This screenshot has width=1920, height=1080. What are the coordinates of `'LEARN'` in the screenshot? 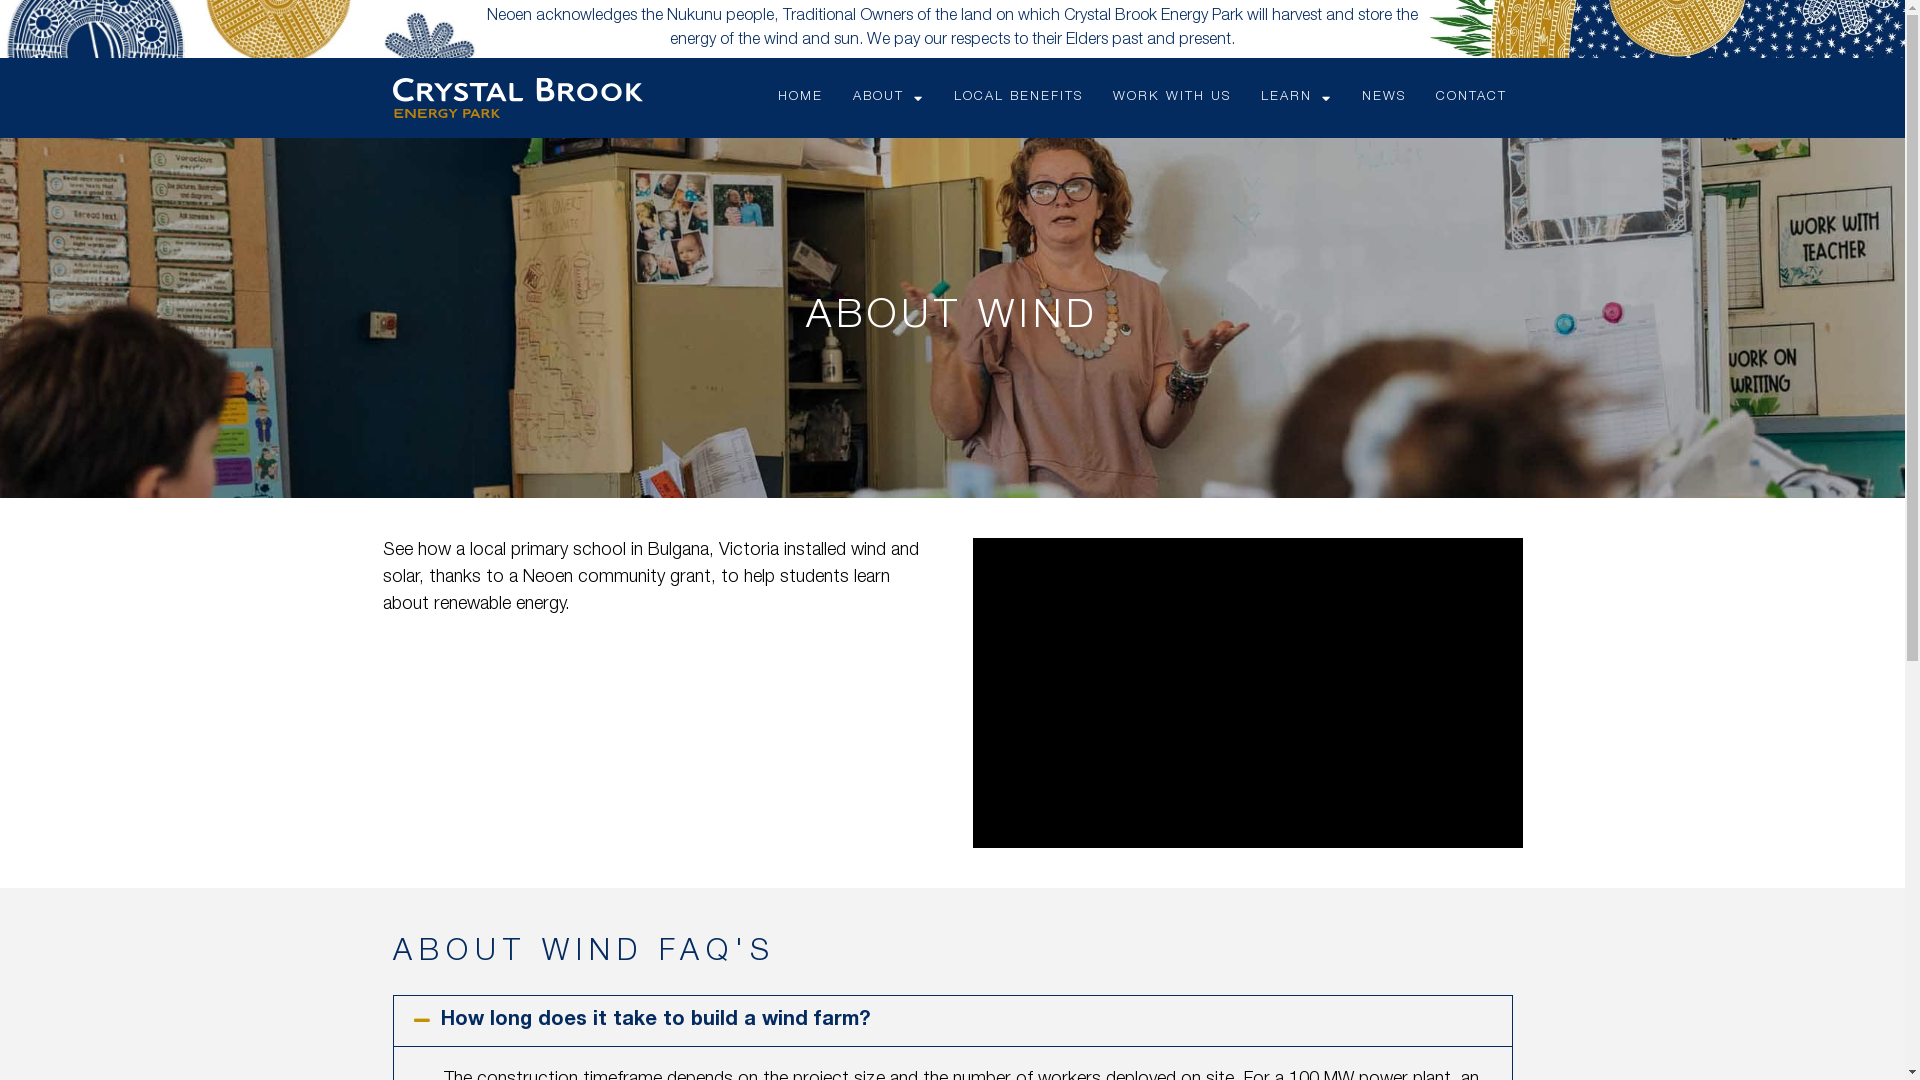 It's located at (1296, 97).